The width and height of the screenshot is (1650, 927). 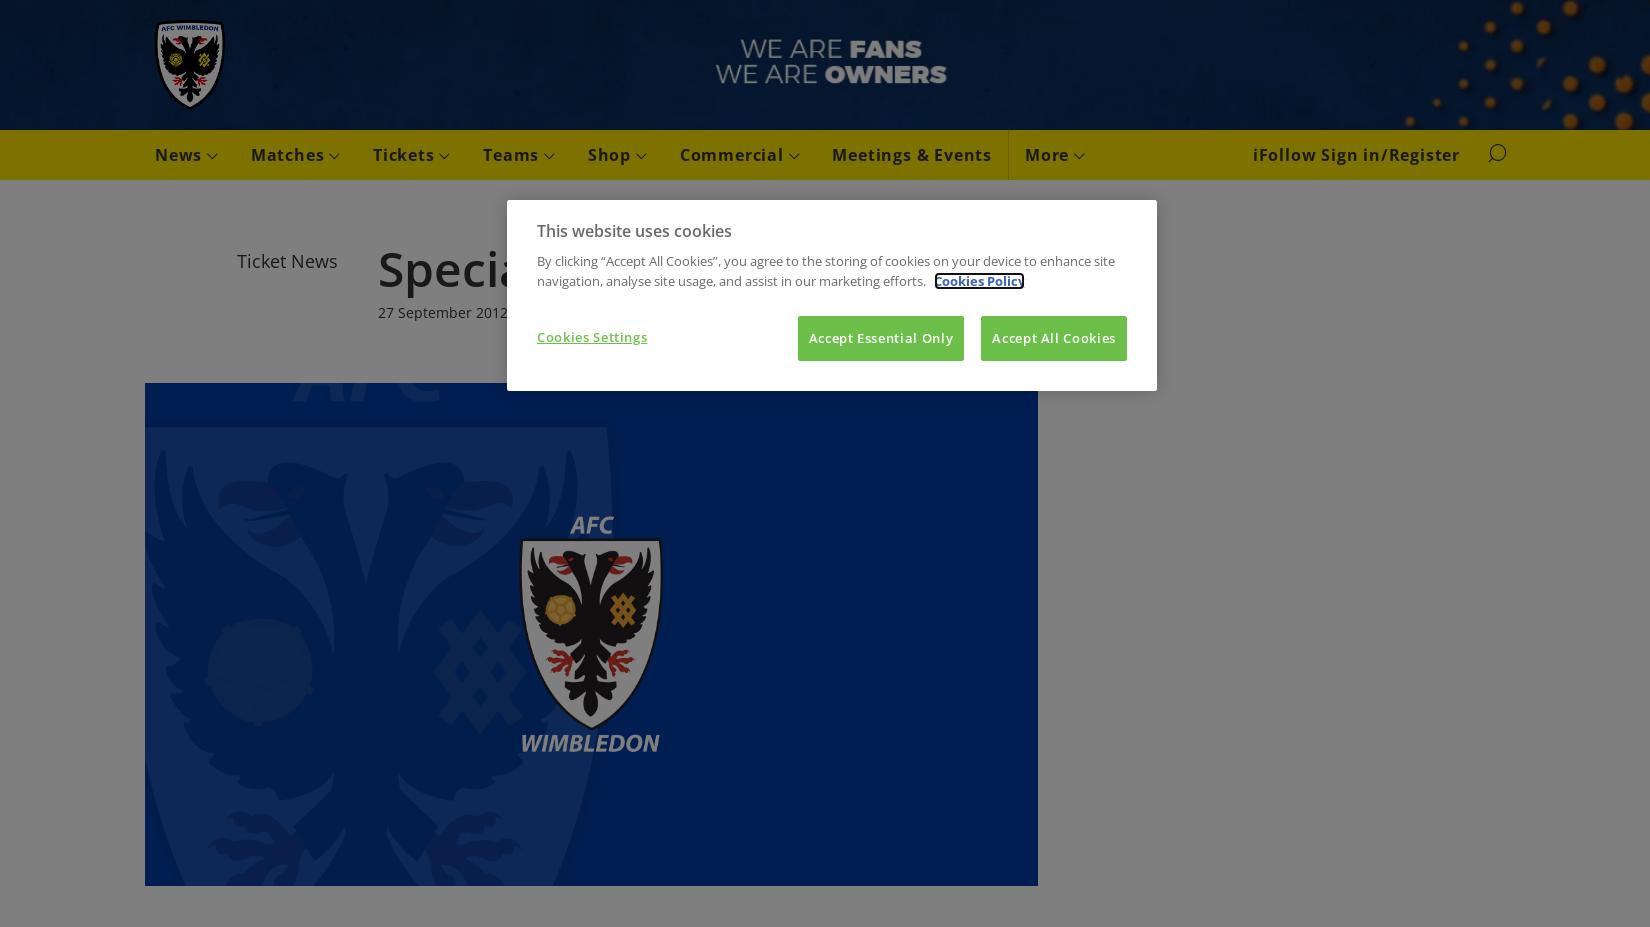 What do you see at coordinates (1354, 153) in the screenshot?
I see `'iFollow Sign in/Register'` at bounding box center [1354, 153].